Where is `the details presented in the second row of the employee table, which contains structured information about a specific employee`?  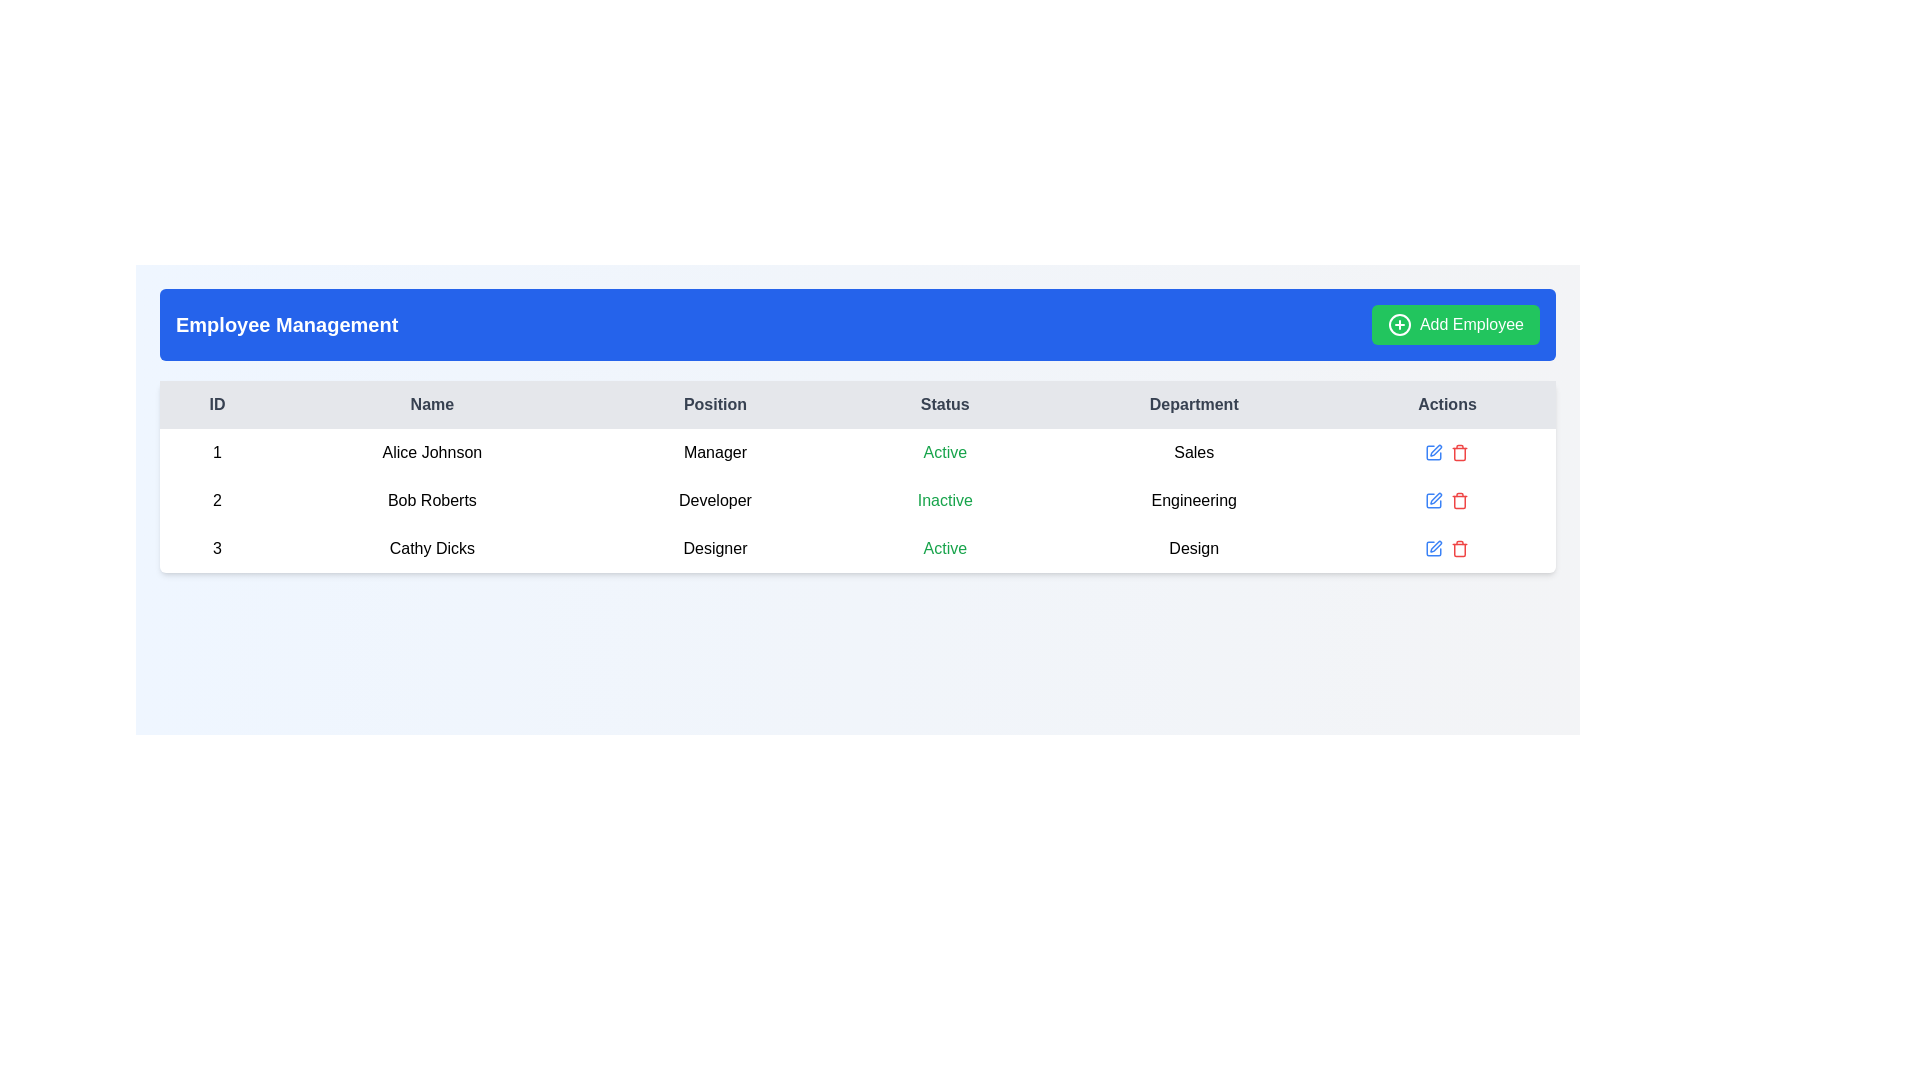 the details presented in the second row of the employee table, which contains structured information about a specific employee is located at coordinates (858, 500).